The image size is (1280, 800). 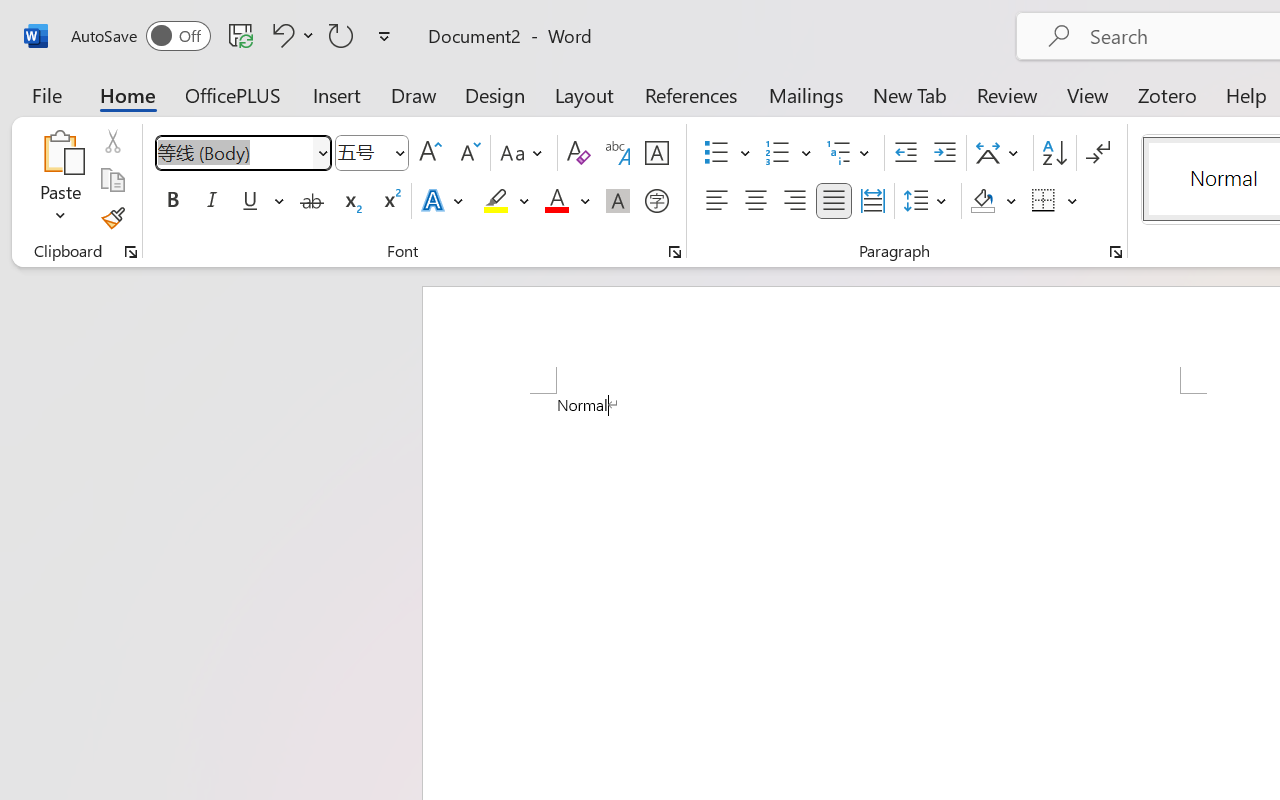 I want to click on 'References', so click(x=691, y=94).